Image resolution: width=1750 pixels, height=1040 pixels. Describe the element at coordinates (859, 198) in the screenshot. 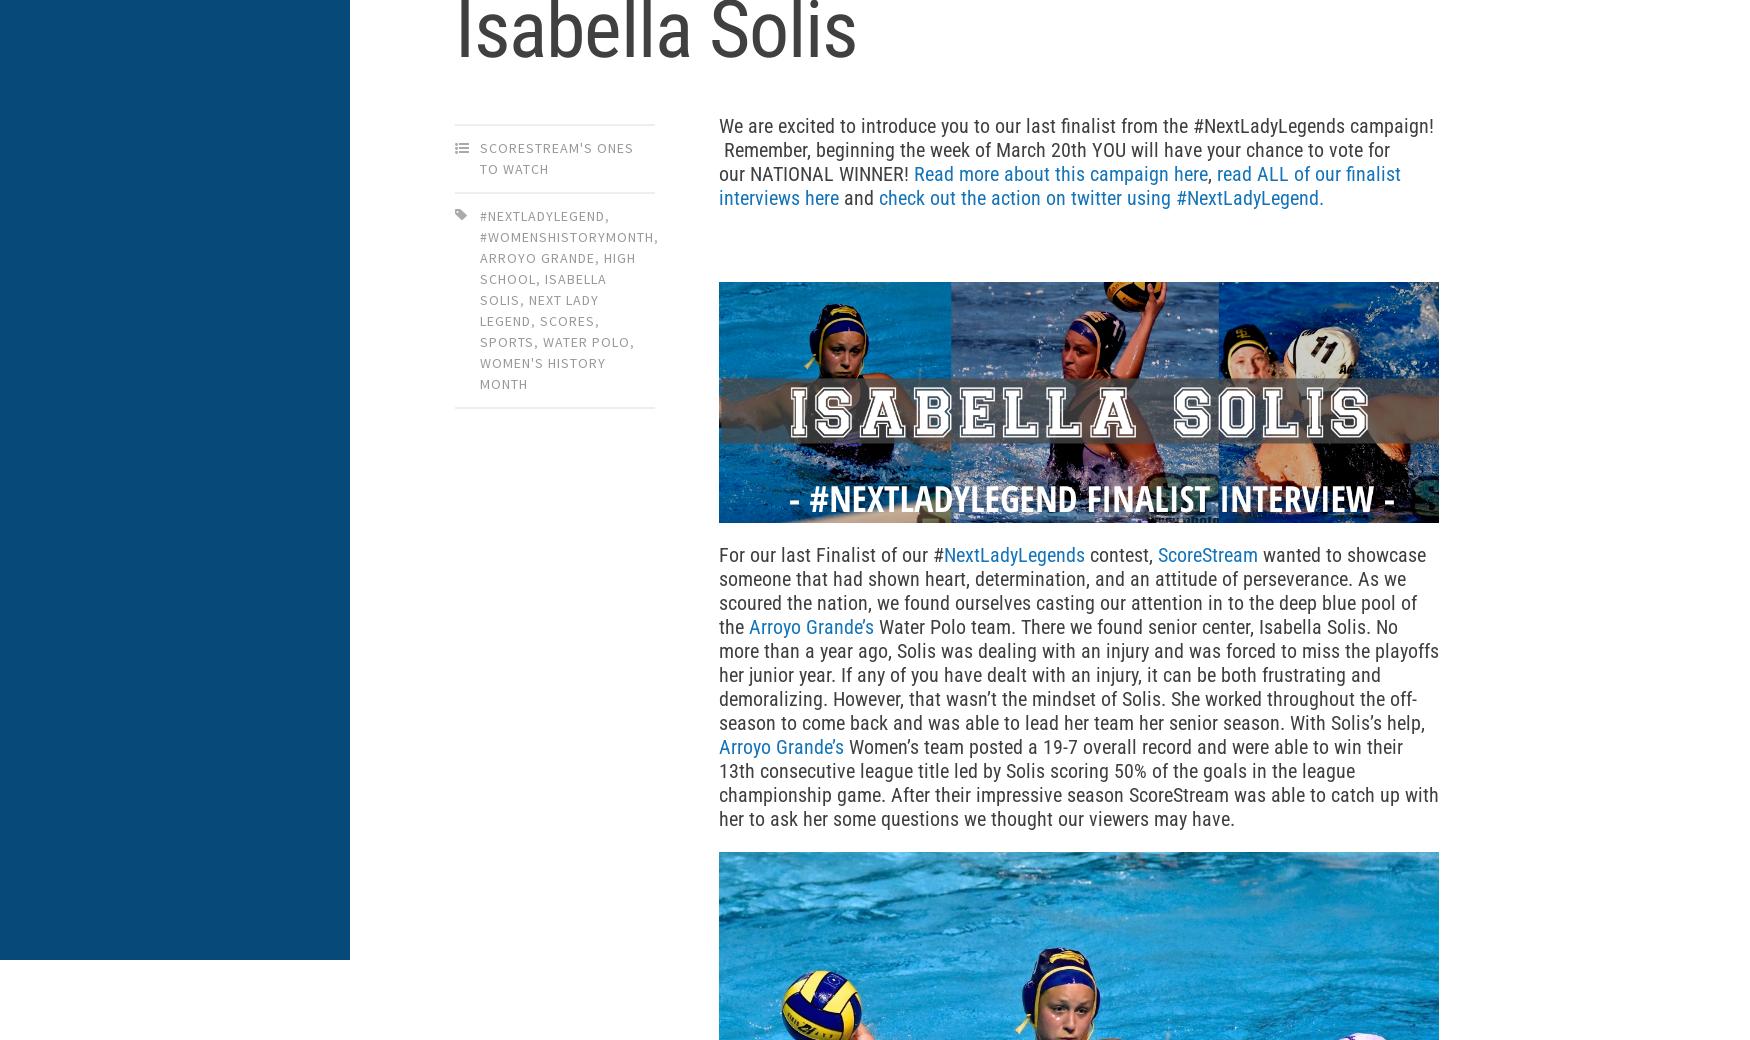

I see `'and'` at that location.